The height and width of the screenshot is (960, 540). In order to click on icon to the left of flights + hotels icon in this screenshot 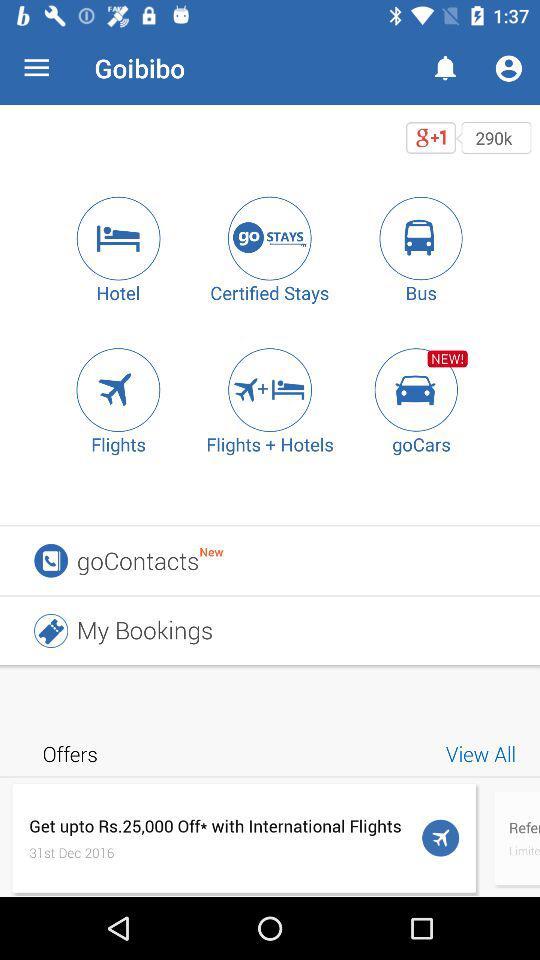, I will do `click(118, 388)`.